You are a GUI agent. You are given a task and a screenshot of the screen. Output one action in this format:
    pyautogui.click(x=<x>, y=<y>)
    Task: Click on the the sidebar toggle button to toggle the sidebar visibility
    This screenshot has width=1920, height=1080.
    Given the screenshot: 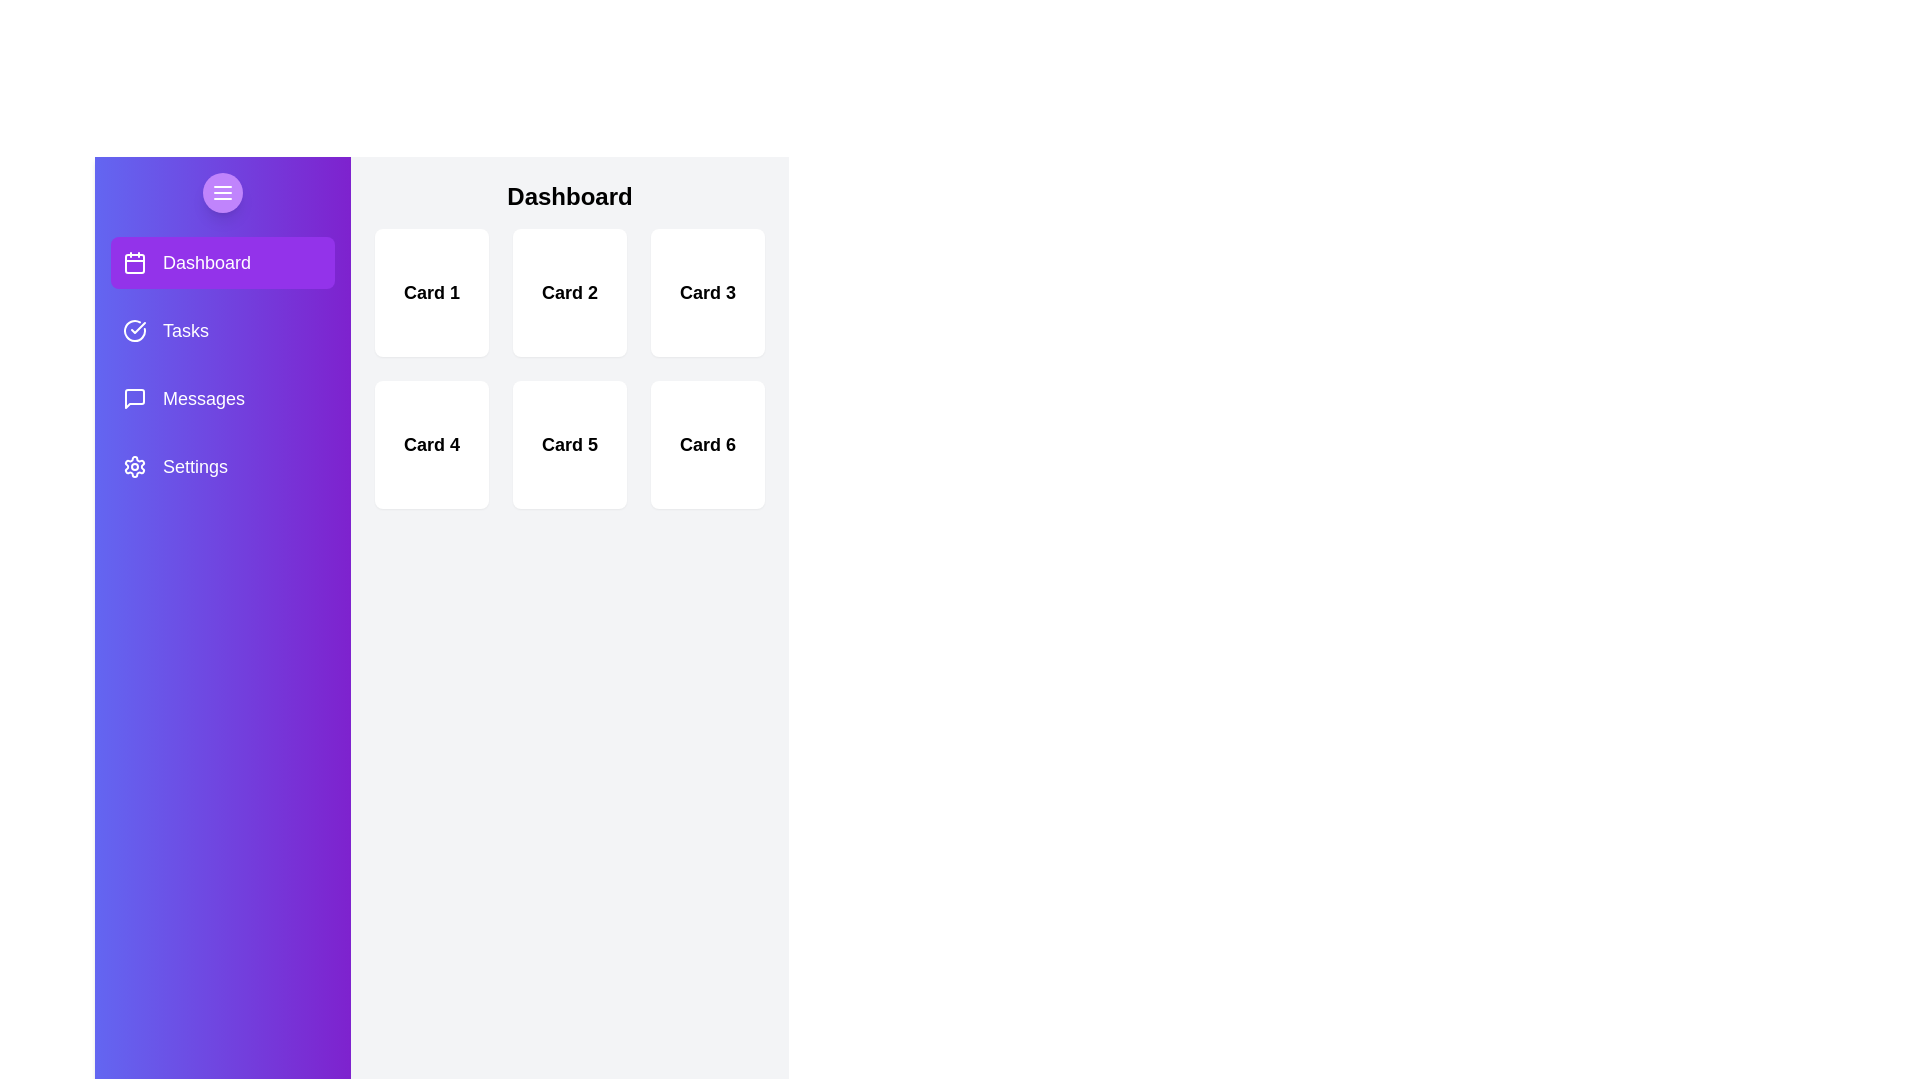 What is the action you would take?
    pyautogui.click(x=222, y=192)
    